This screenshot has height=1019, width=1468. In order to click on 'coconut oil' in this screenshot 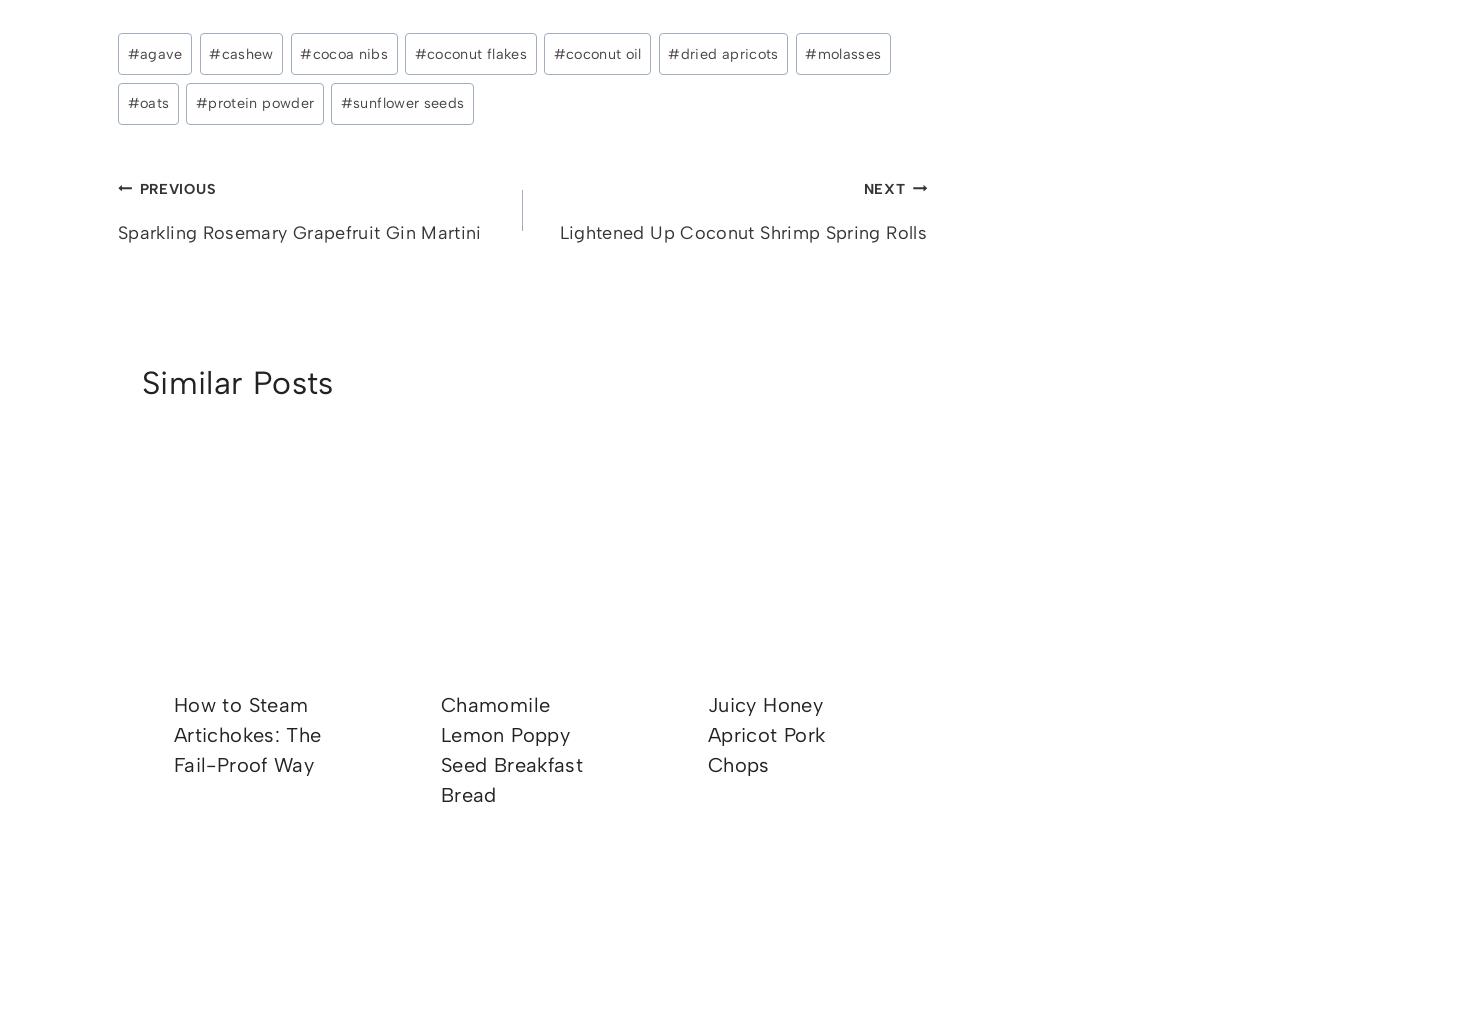, I will do `click(603, 52)`.